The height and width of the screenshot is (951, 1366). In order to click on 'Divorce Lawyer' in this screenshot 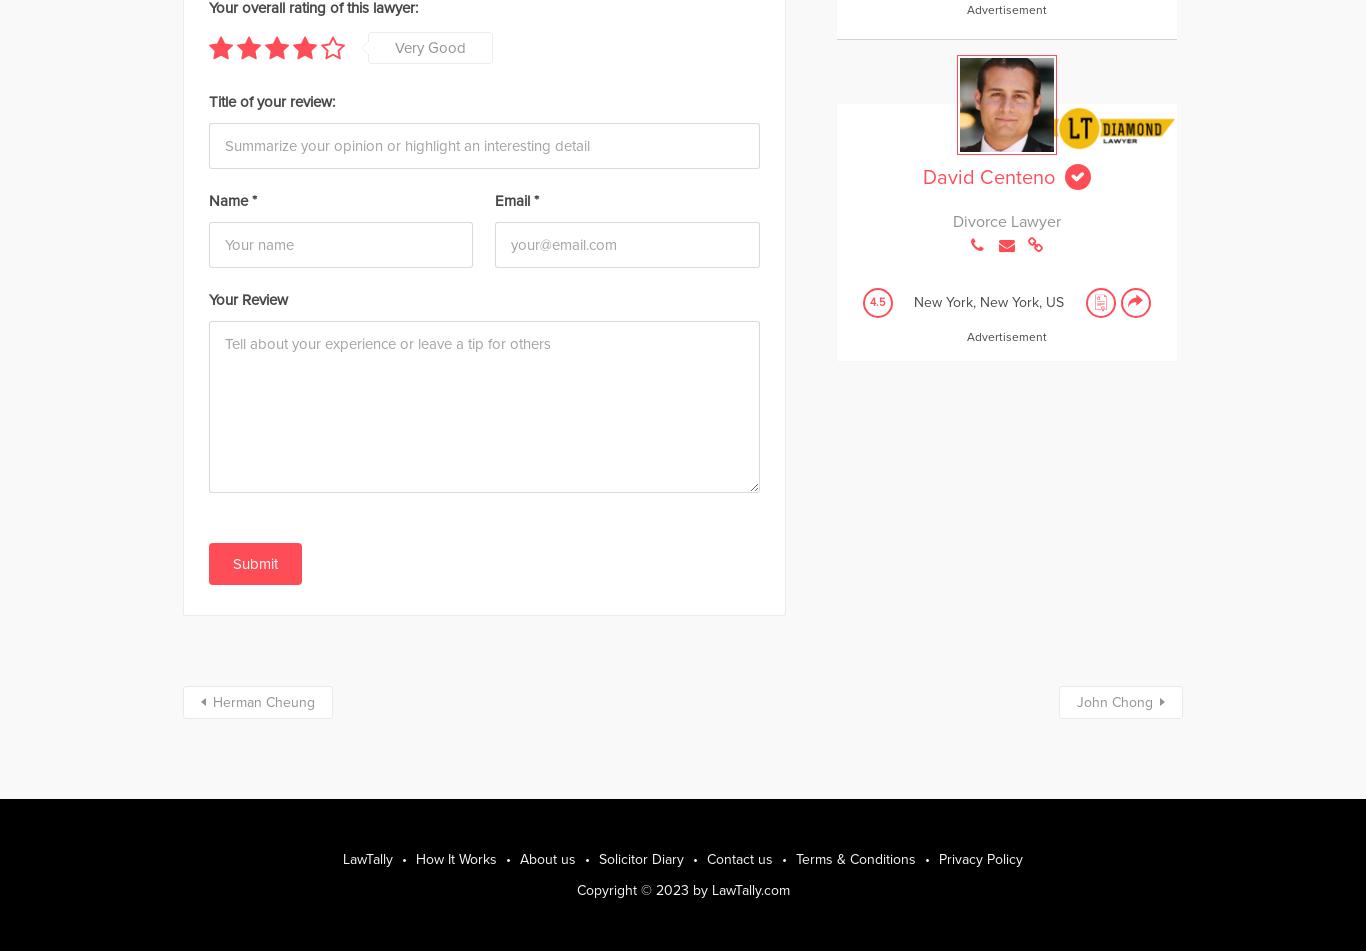, I will do `click(1006, 221)`.